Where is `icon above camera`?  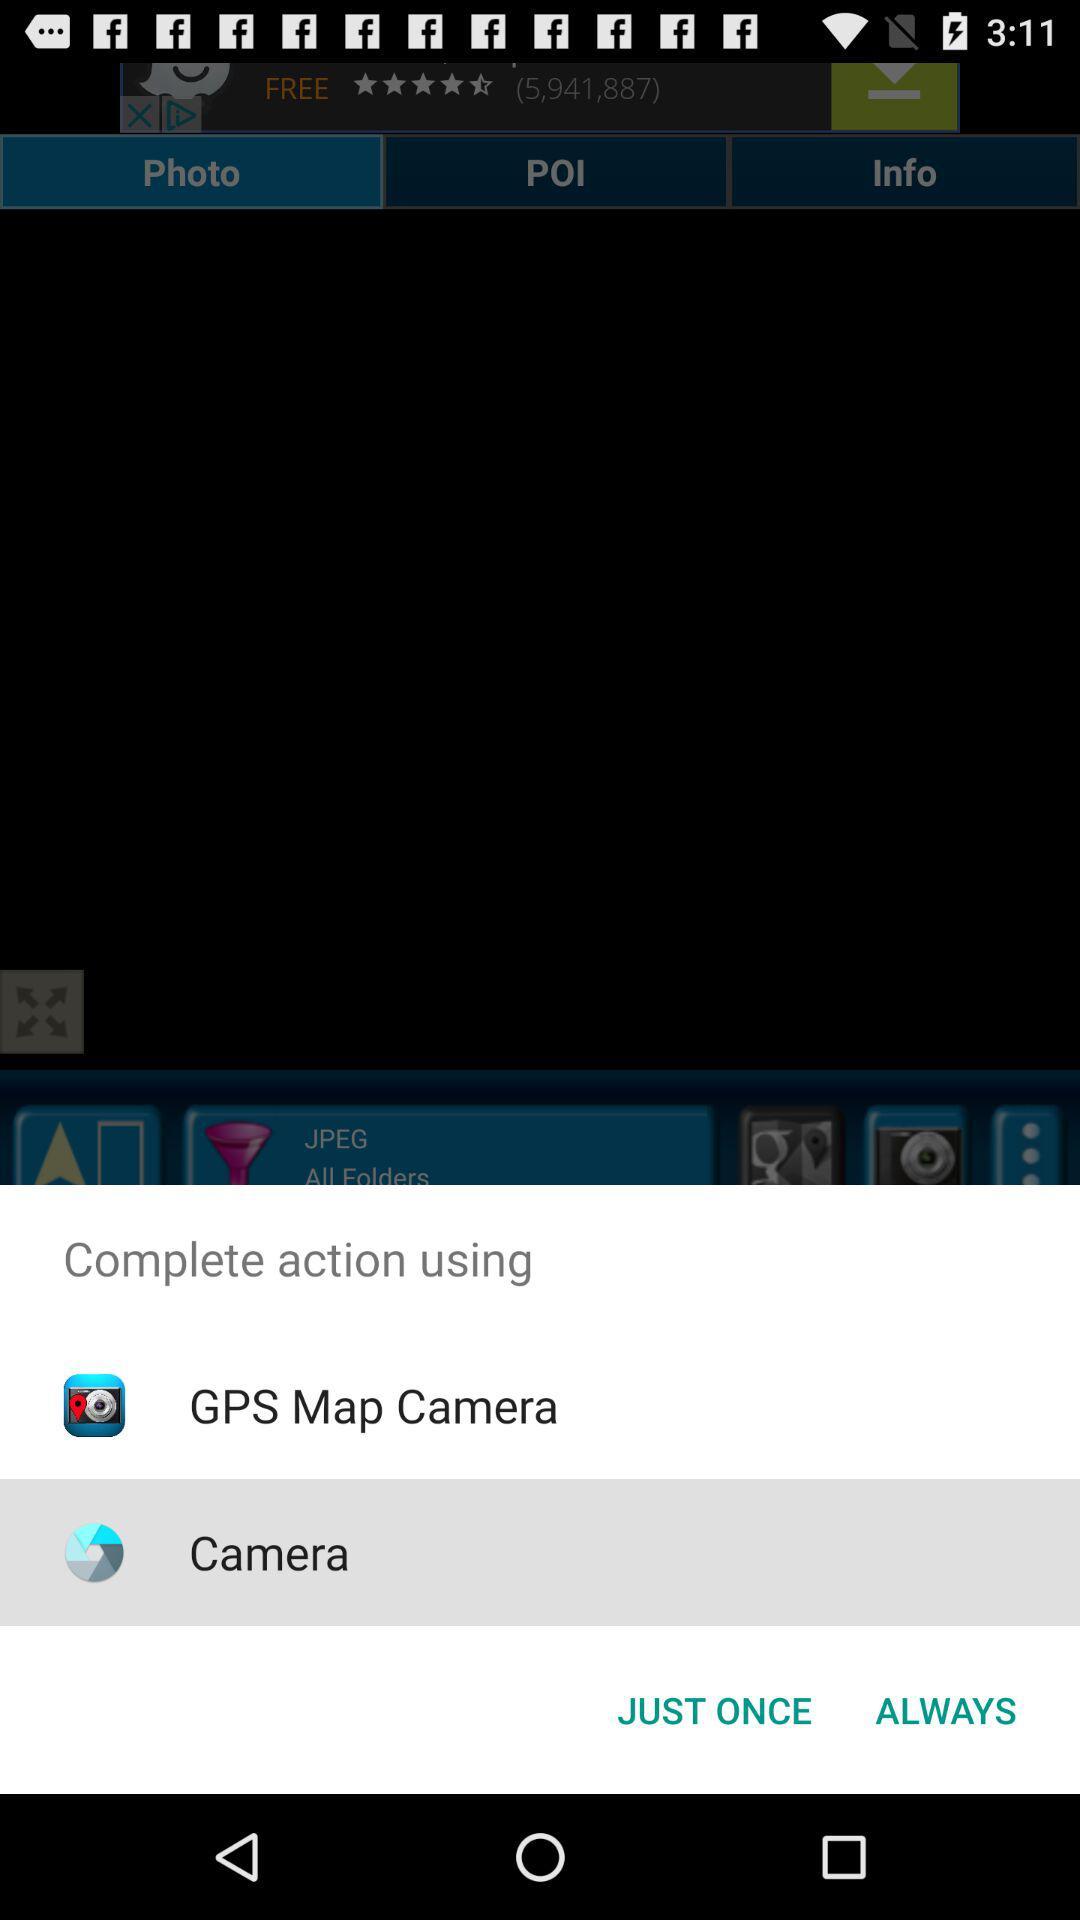
icon above camera is located at coordinates (373, 1404).